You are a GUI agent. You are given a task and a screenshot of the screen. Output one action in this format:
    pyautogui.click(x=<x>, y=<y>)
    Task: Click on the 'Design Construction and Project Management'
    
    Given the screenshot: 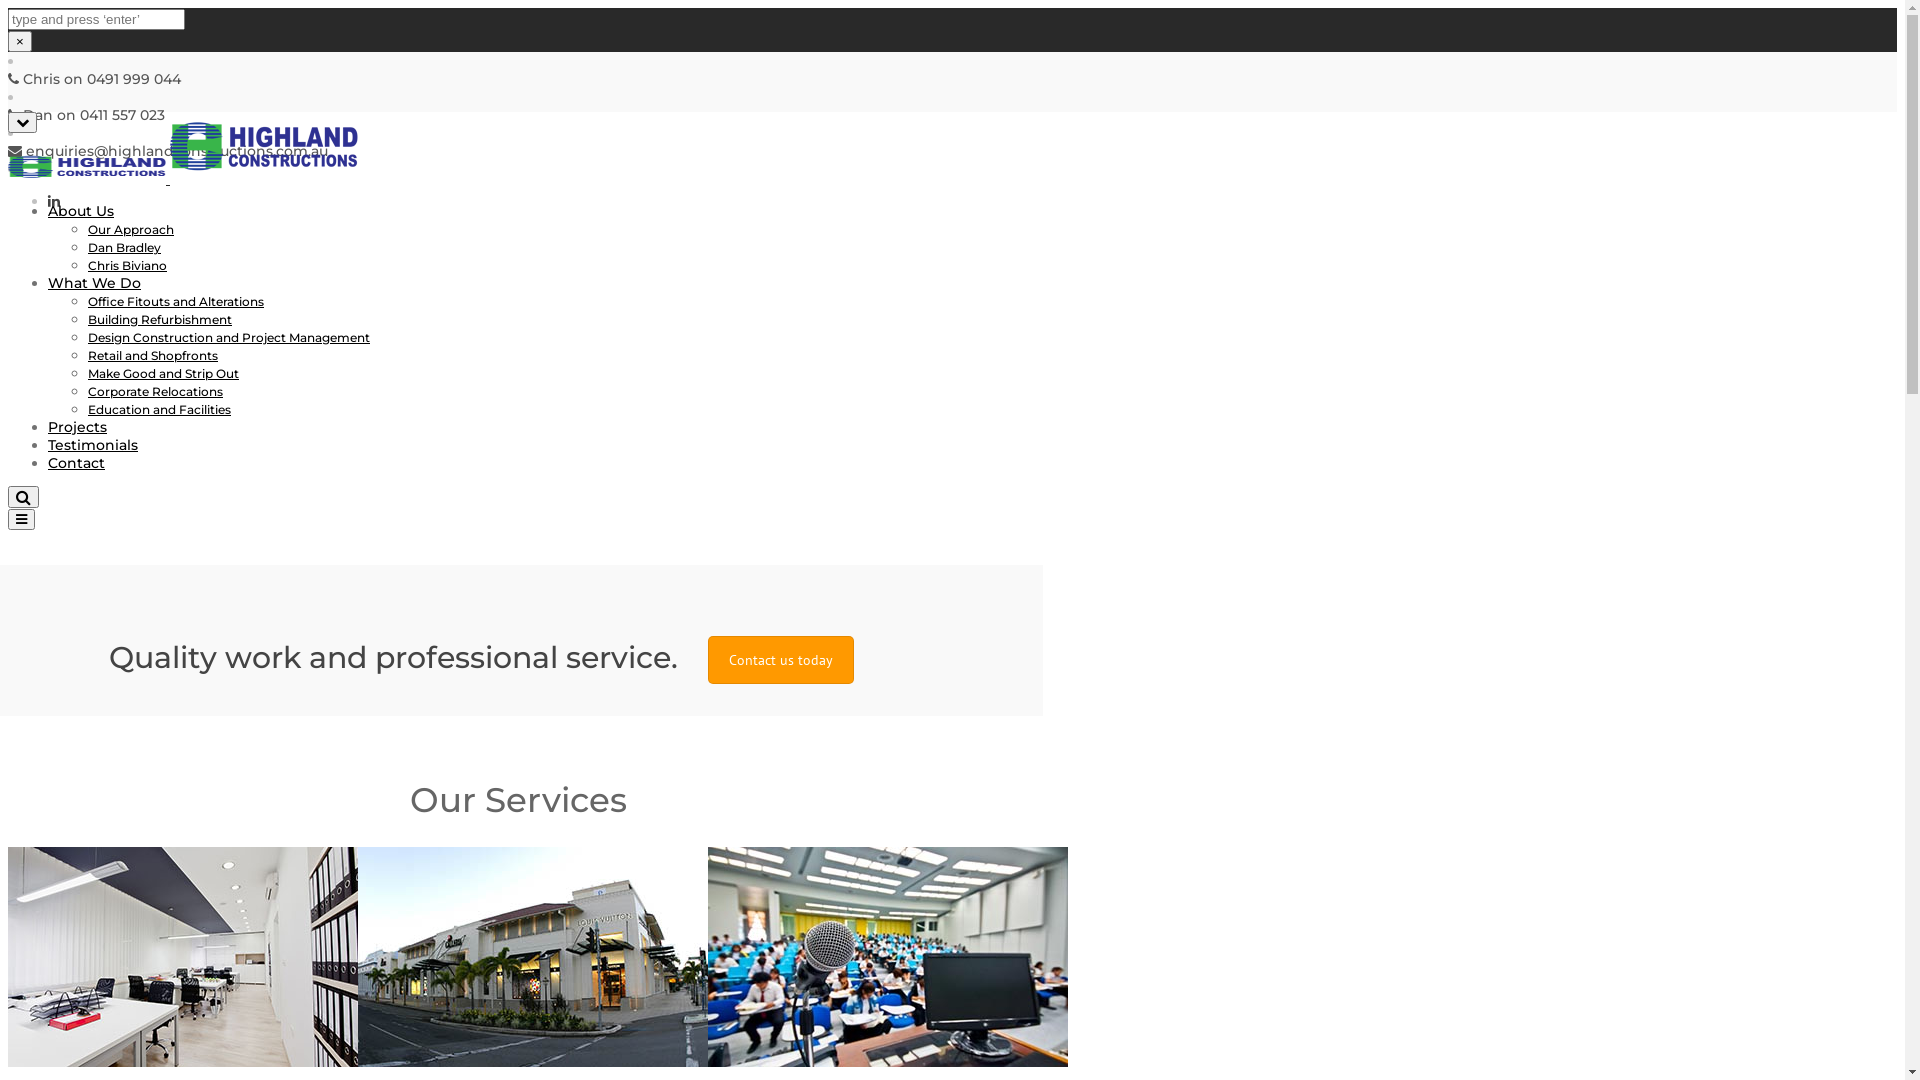 What is the action you would take?
    pyautogui.click(x=86, y=336)
    